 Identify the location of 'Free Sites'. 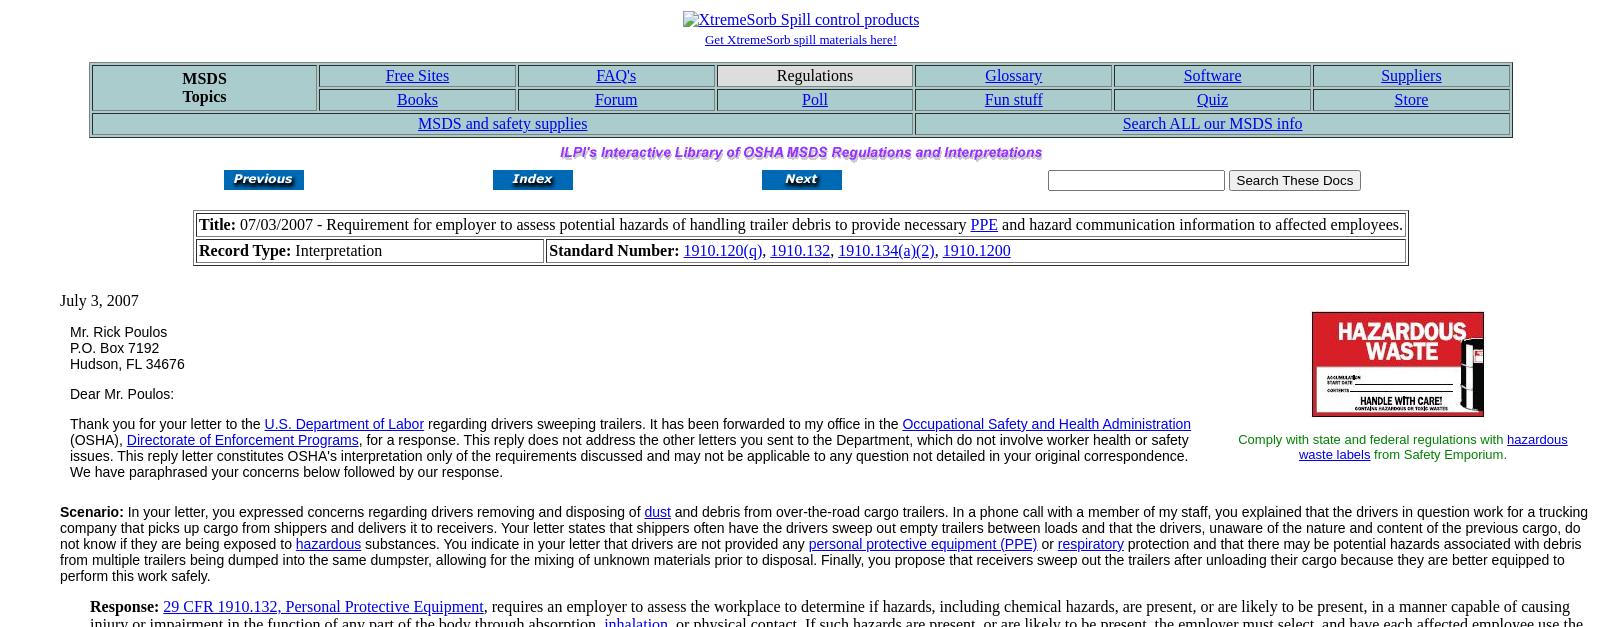
(415, 74).